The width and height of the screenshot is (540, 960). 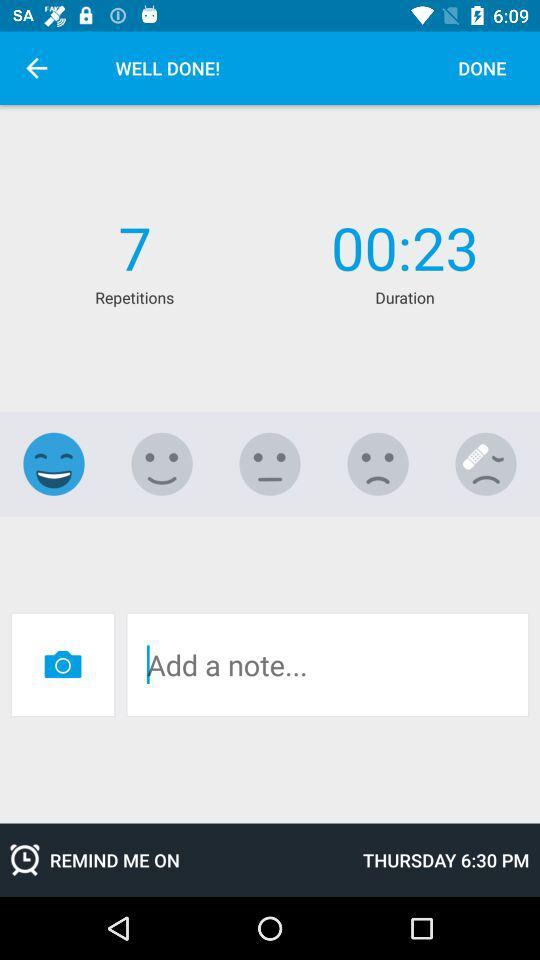 What do you see at coordinates (378, 464) in the screenshot?
I see `the emoji icon` at bounding box center [378, 464].